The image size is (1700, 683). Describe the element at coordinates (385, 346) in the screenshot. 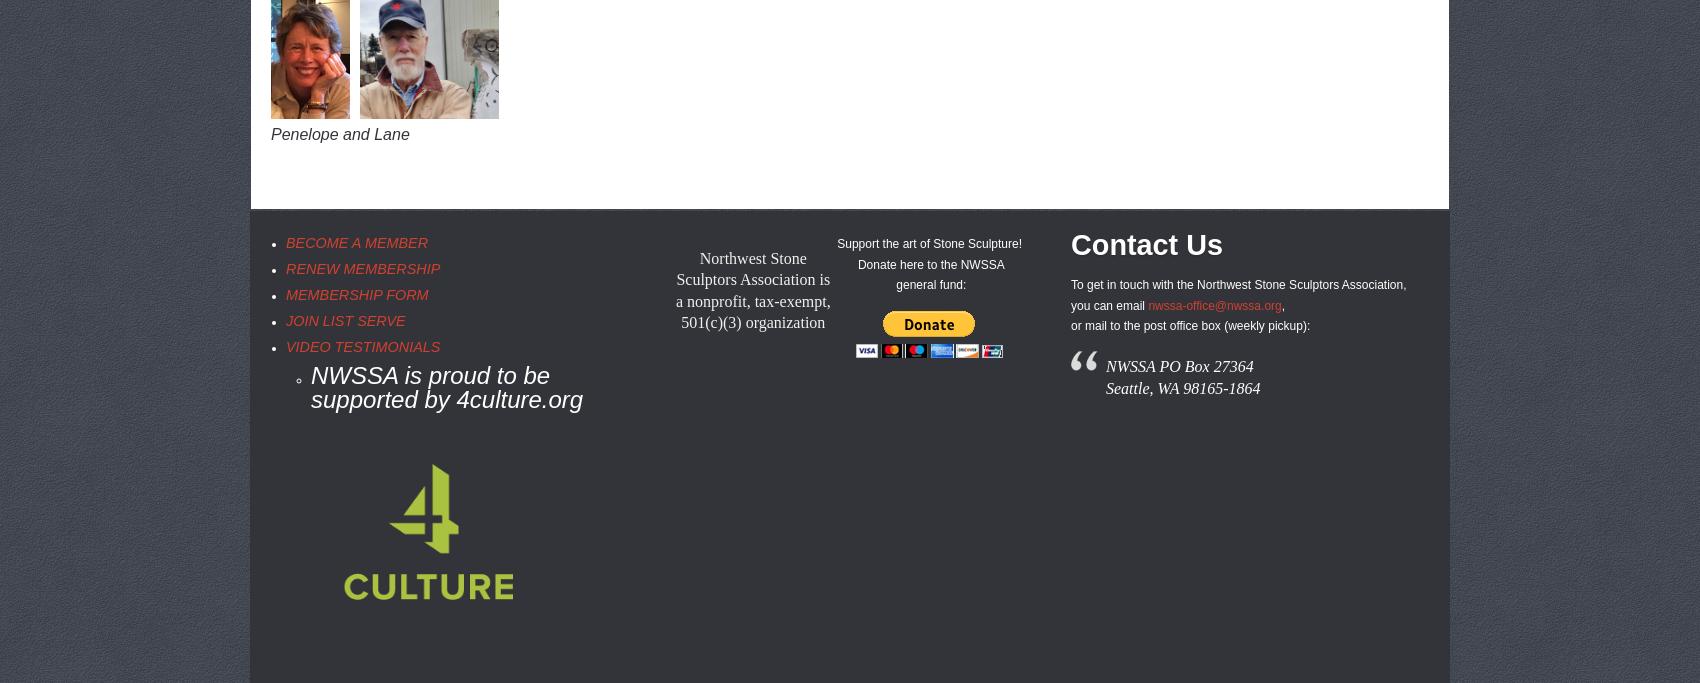

I see `'ESTIMONIAL'` at that location.